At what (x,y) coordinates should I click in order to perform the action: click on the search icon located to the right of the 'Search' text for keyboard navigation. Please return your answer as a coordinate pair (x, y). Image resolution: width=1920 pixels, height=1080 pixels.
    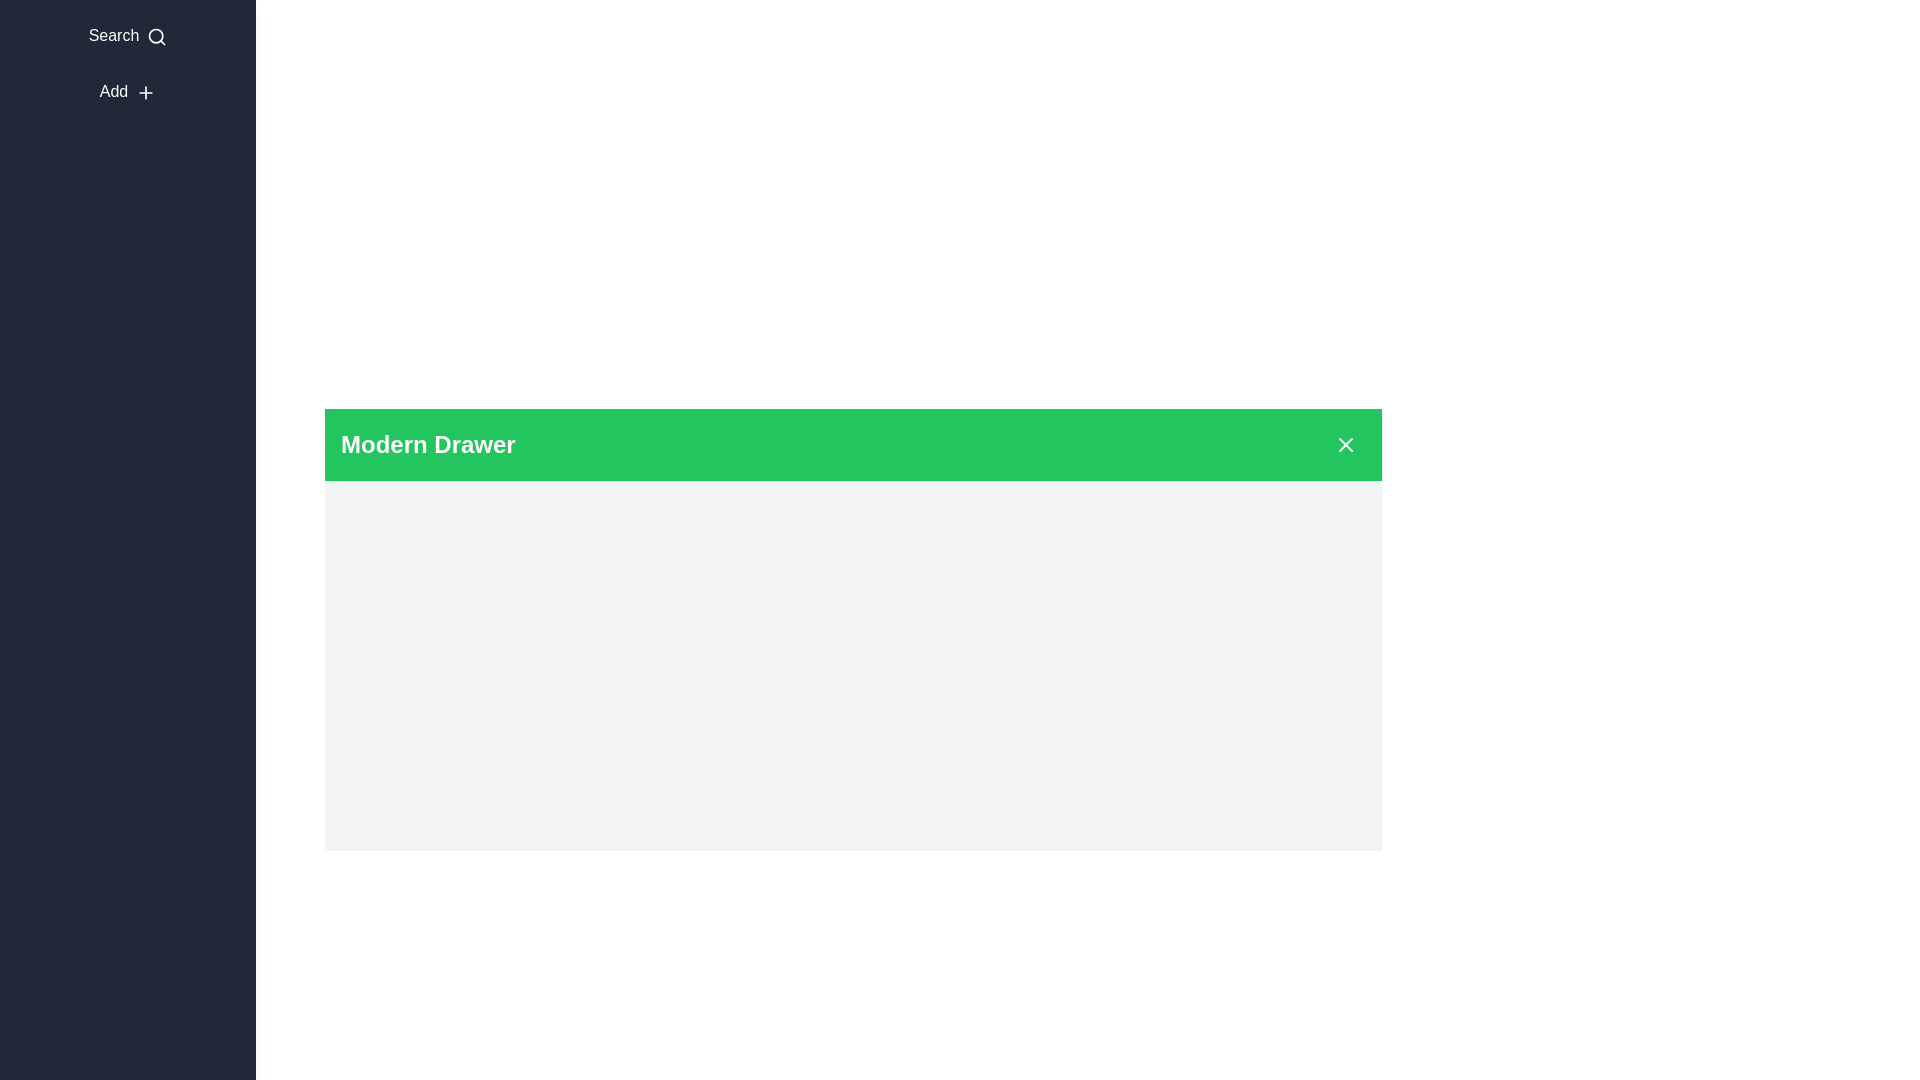
    Looking at the image, I should click on (156, 36).